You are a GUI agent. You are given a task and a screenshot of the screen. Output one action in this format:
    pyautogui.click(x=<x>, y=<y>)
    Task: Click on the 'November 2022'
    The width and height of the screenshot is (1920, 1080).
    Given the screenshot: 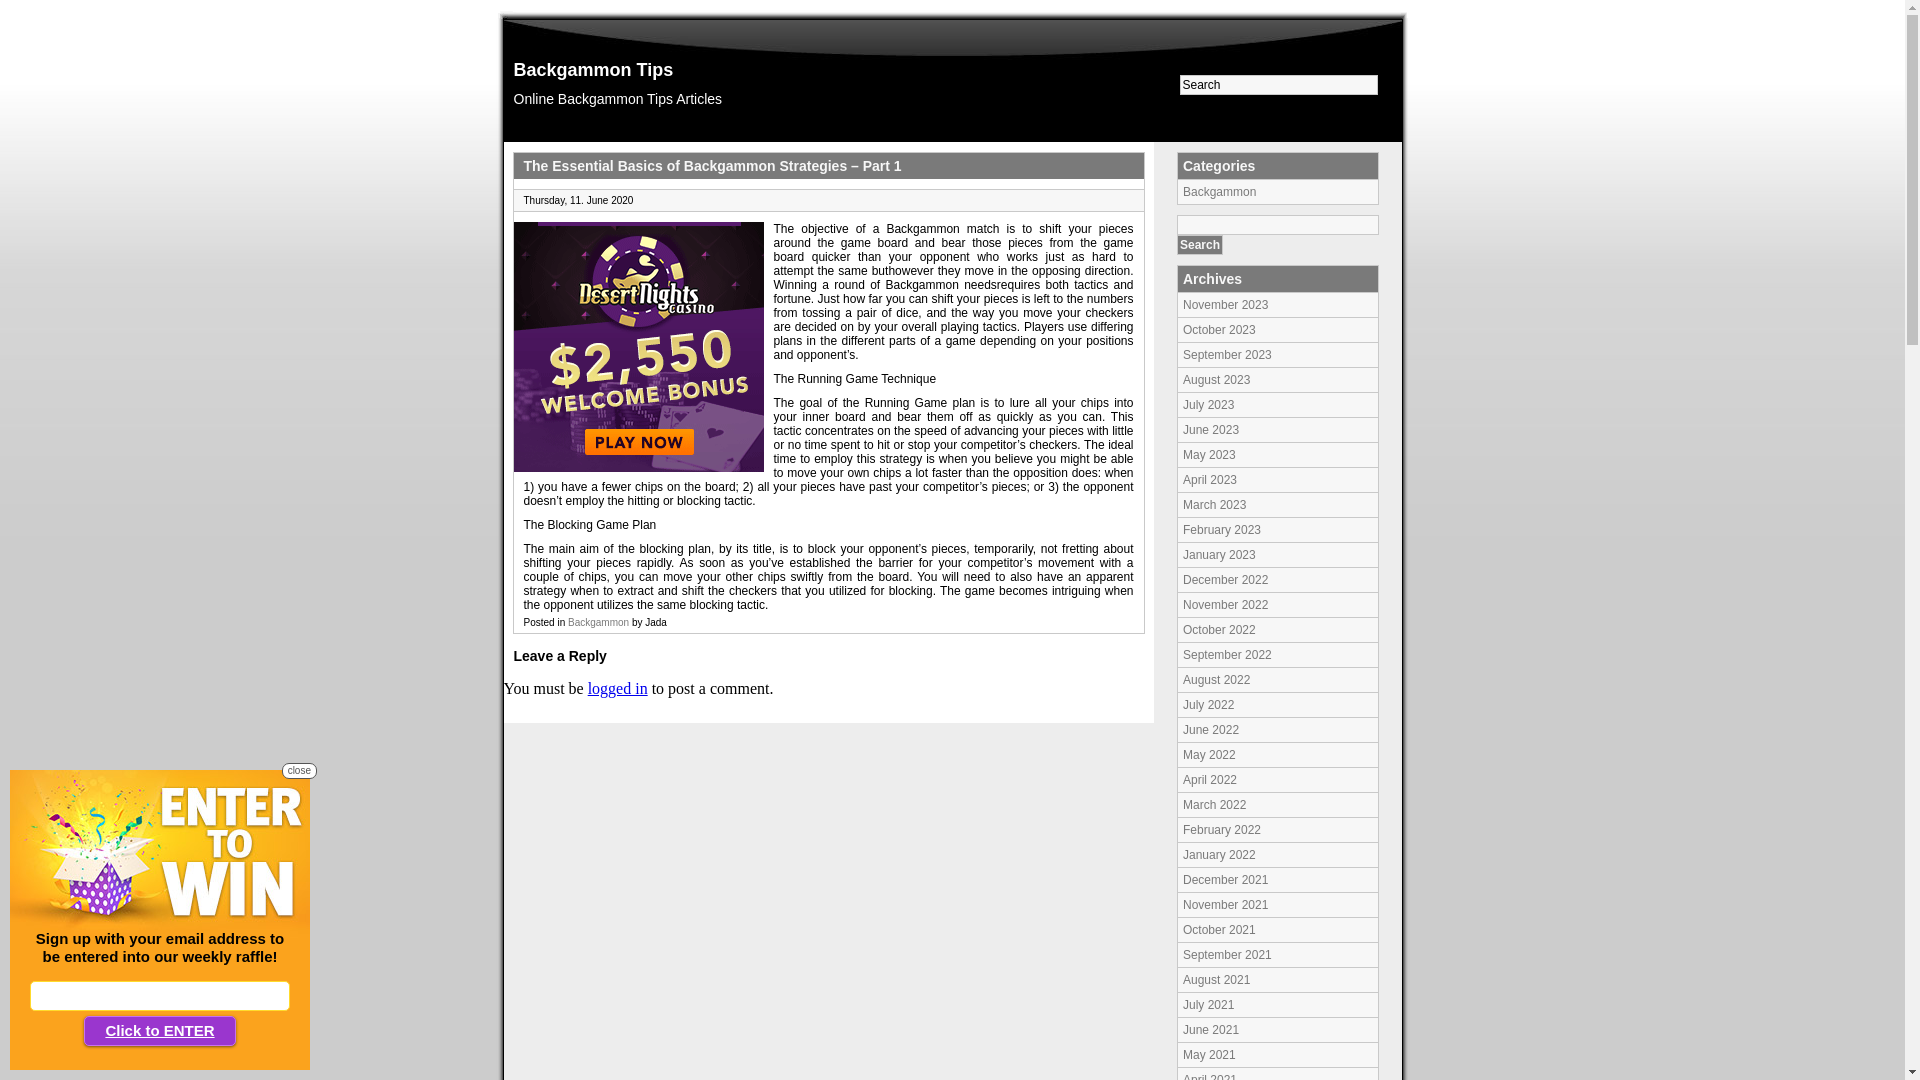 What is the action you would take?
    pyautogui.click(x=1182, y=604)
    